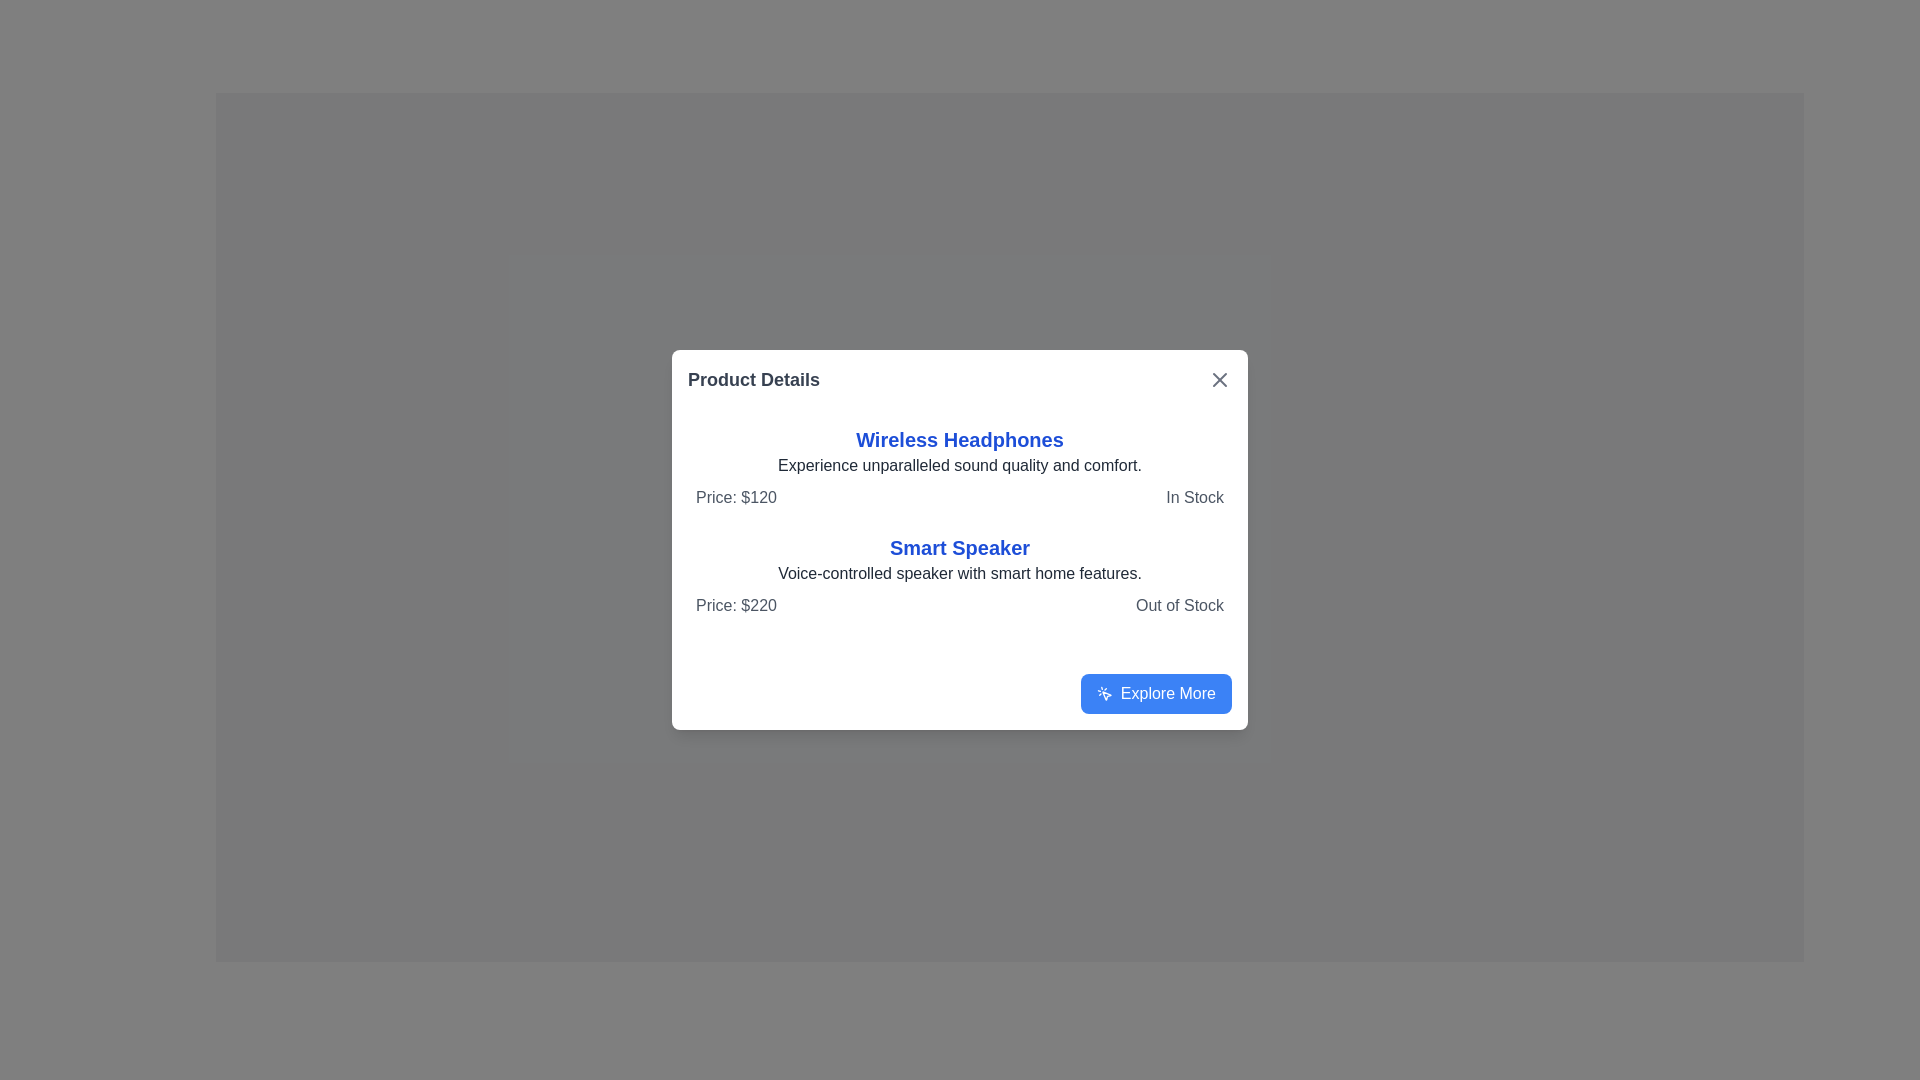 Image resolution: width=1920 pixels, height=1080 pixels. Describe the element at coordinates (1218, 380) in the screenshot. I see `the close button located in the header section of the modal window, which is aligned to the far right of the title 'Product Details'` at that location.